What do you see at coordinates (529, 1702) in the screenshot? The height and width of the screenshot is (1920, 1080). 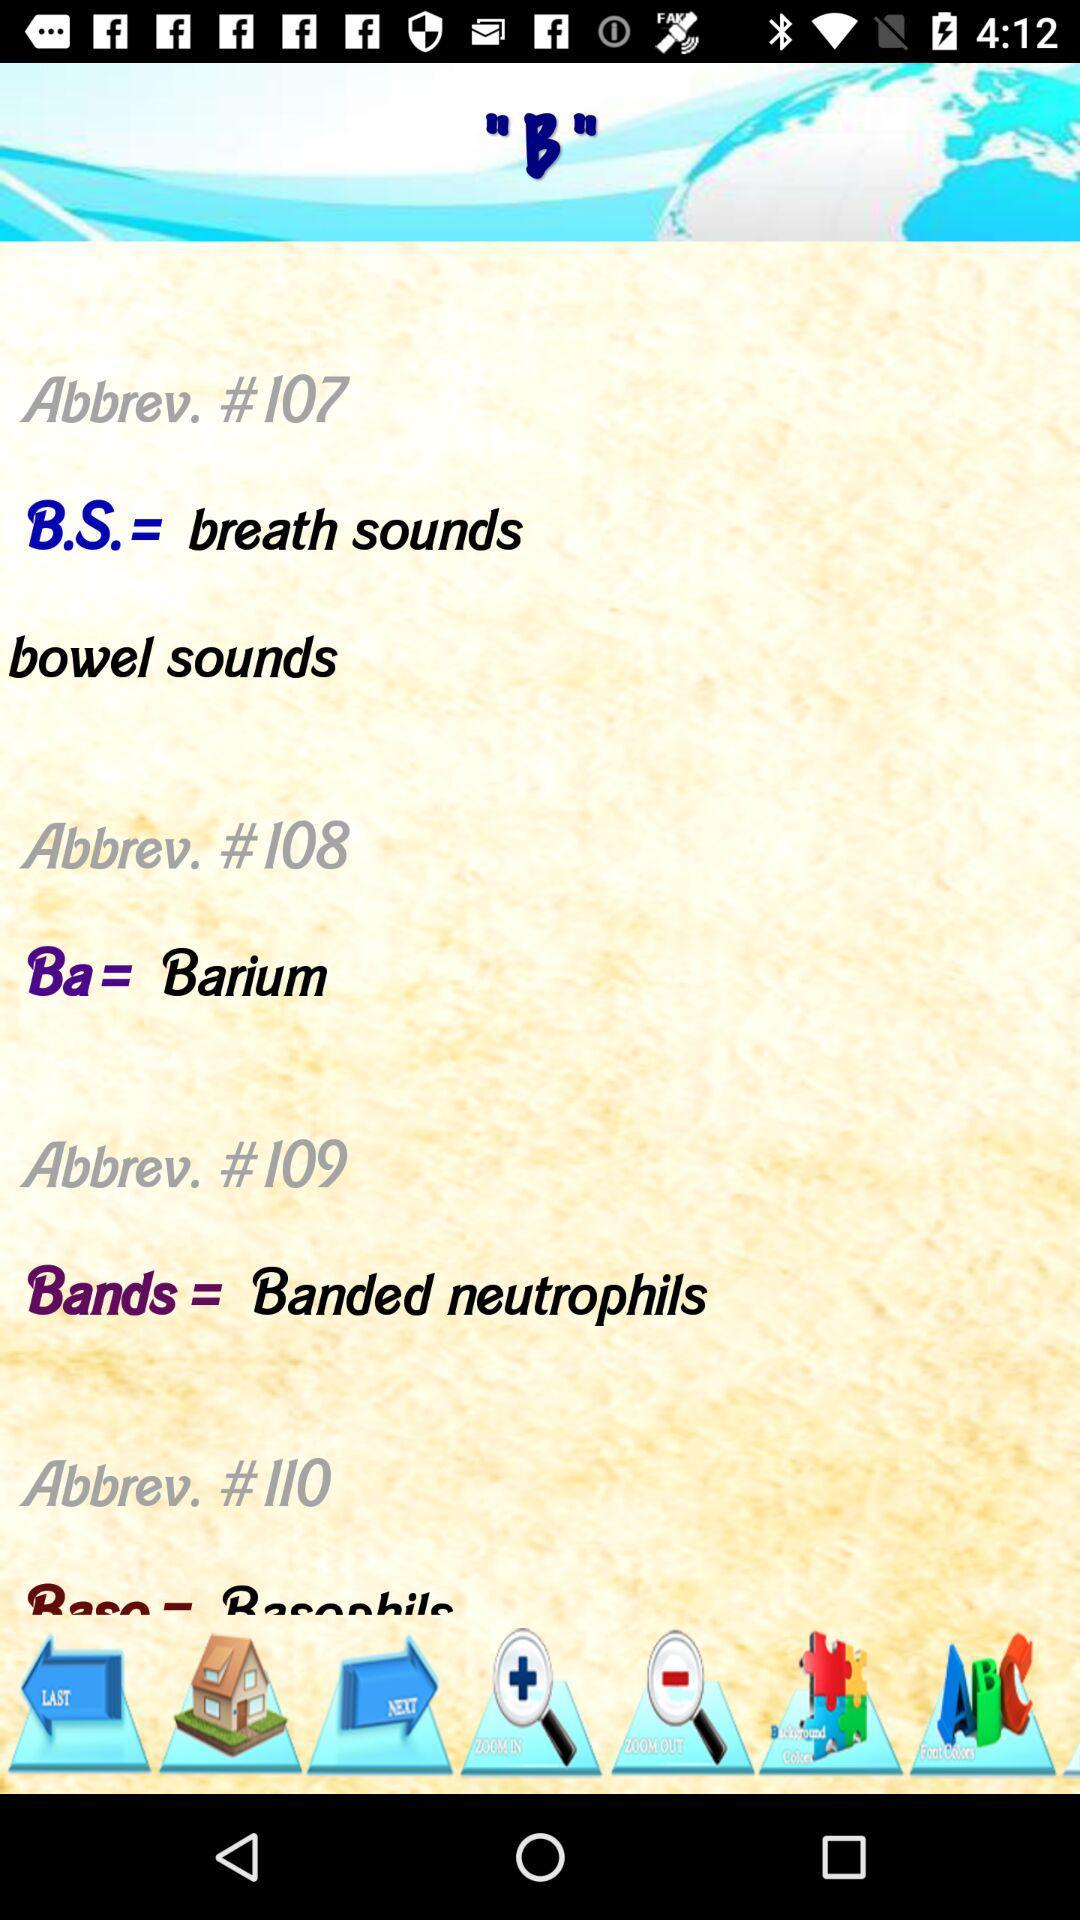 I see `the search icon` at bounding box center [529, 1702].